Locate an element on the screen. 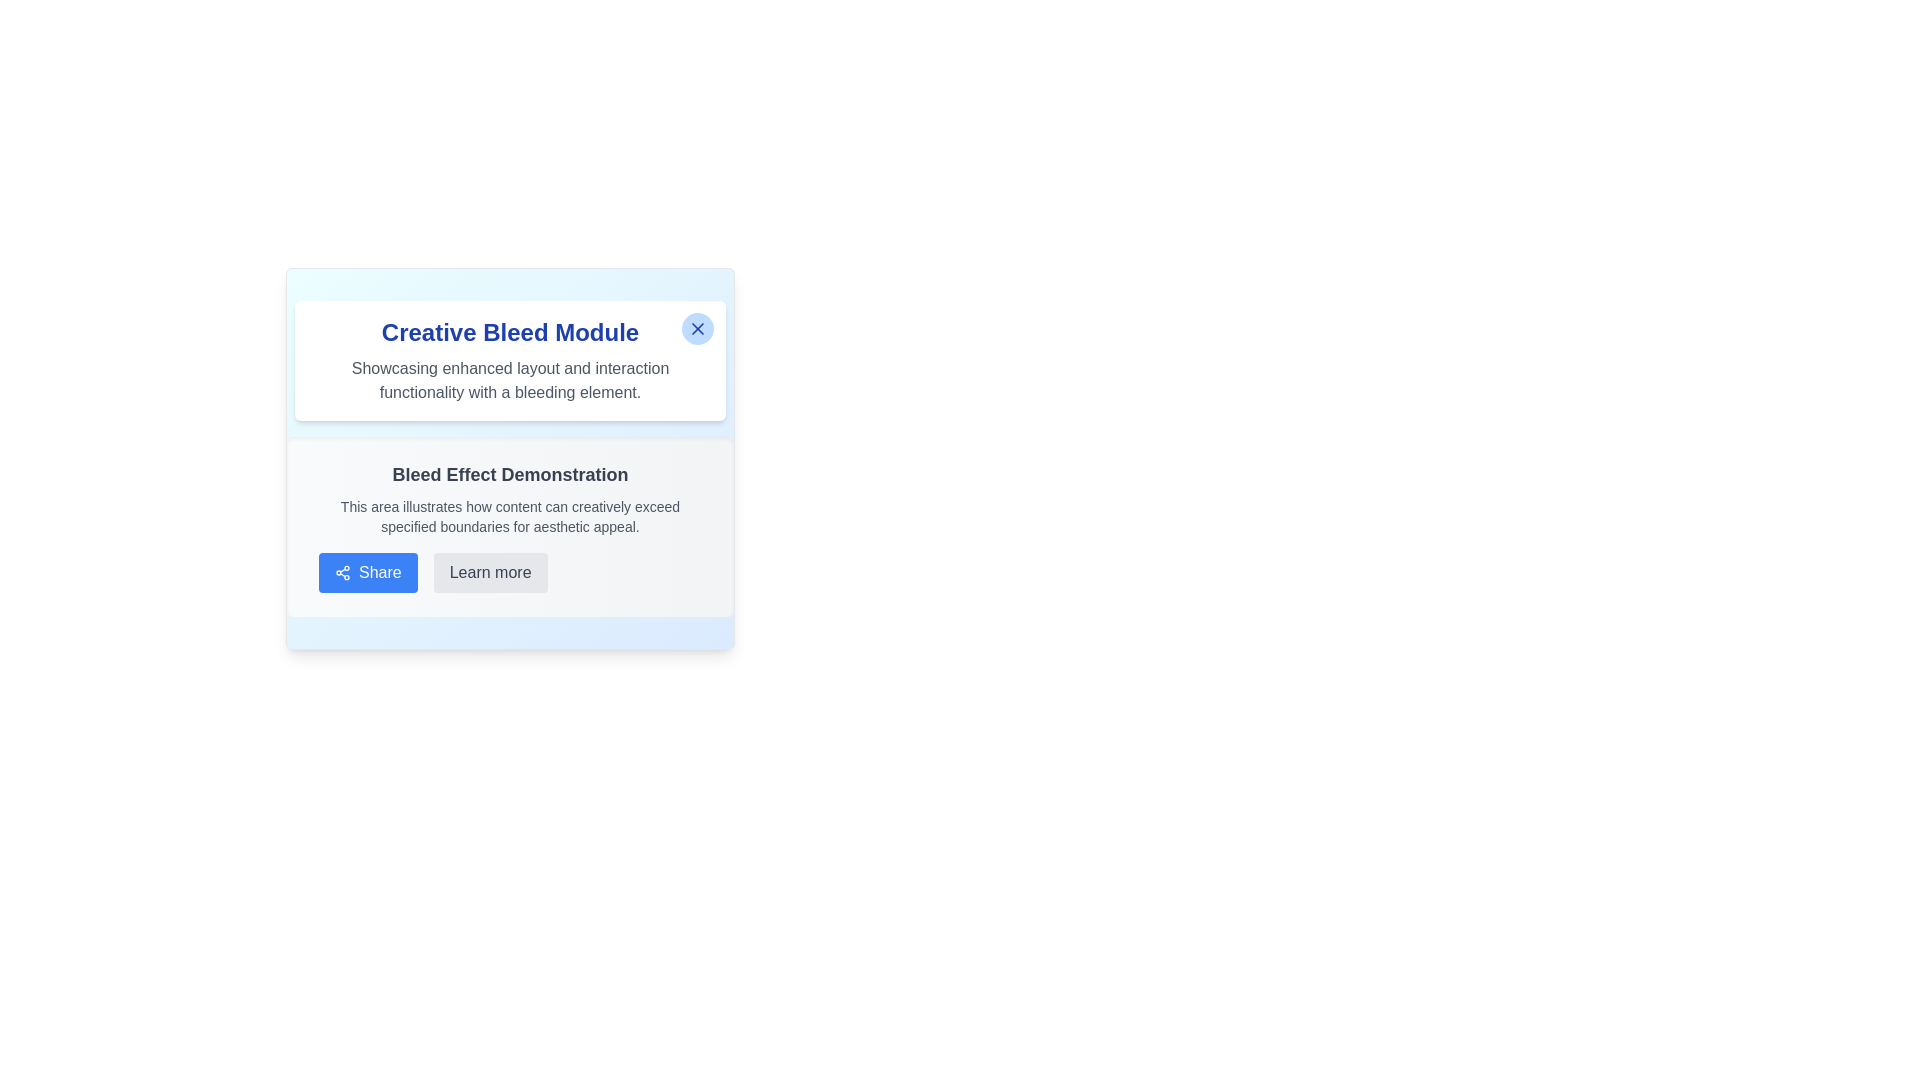 This screenshot has width=1920, height=1080. the blue 'X' shaped close icon located at the top right corner of the card titled 'Creative Bleed Module' is located at coordinates (697, 327).